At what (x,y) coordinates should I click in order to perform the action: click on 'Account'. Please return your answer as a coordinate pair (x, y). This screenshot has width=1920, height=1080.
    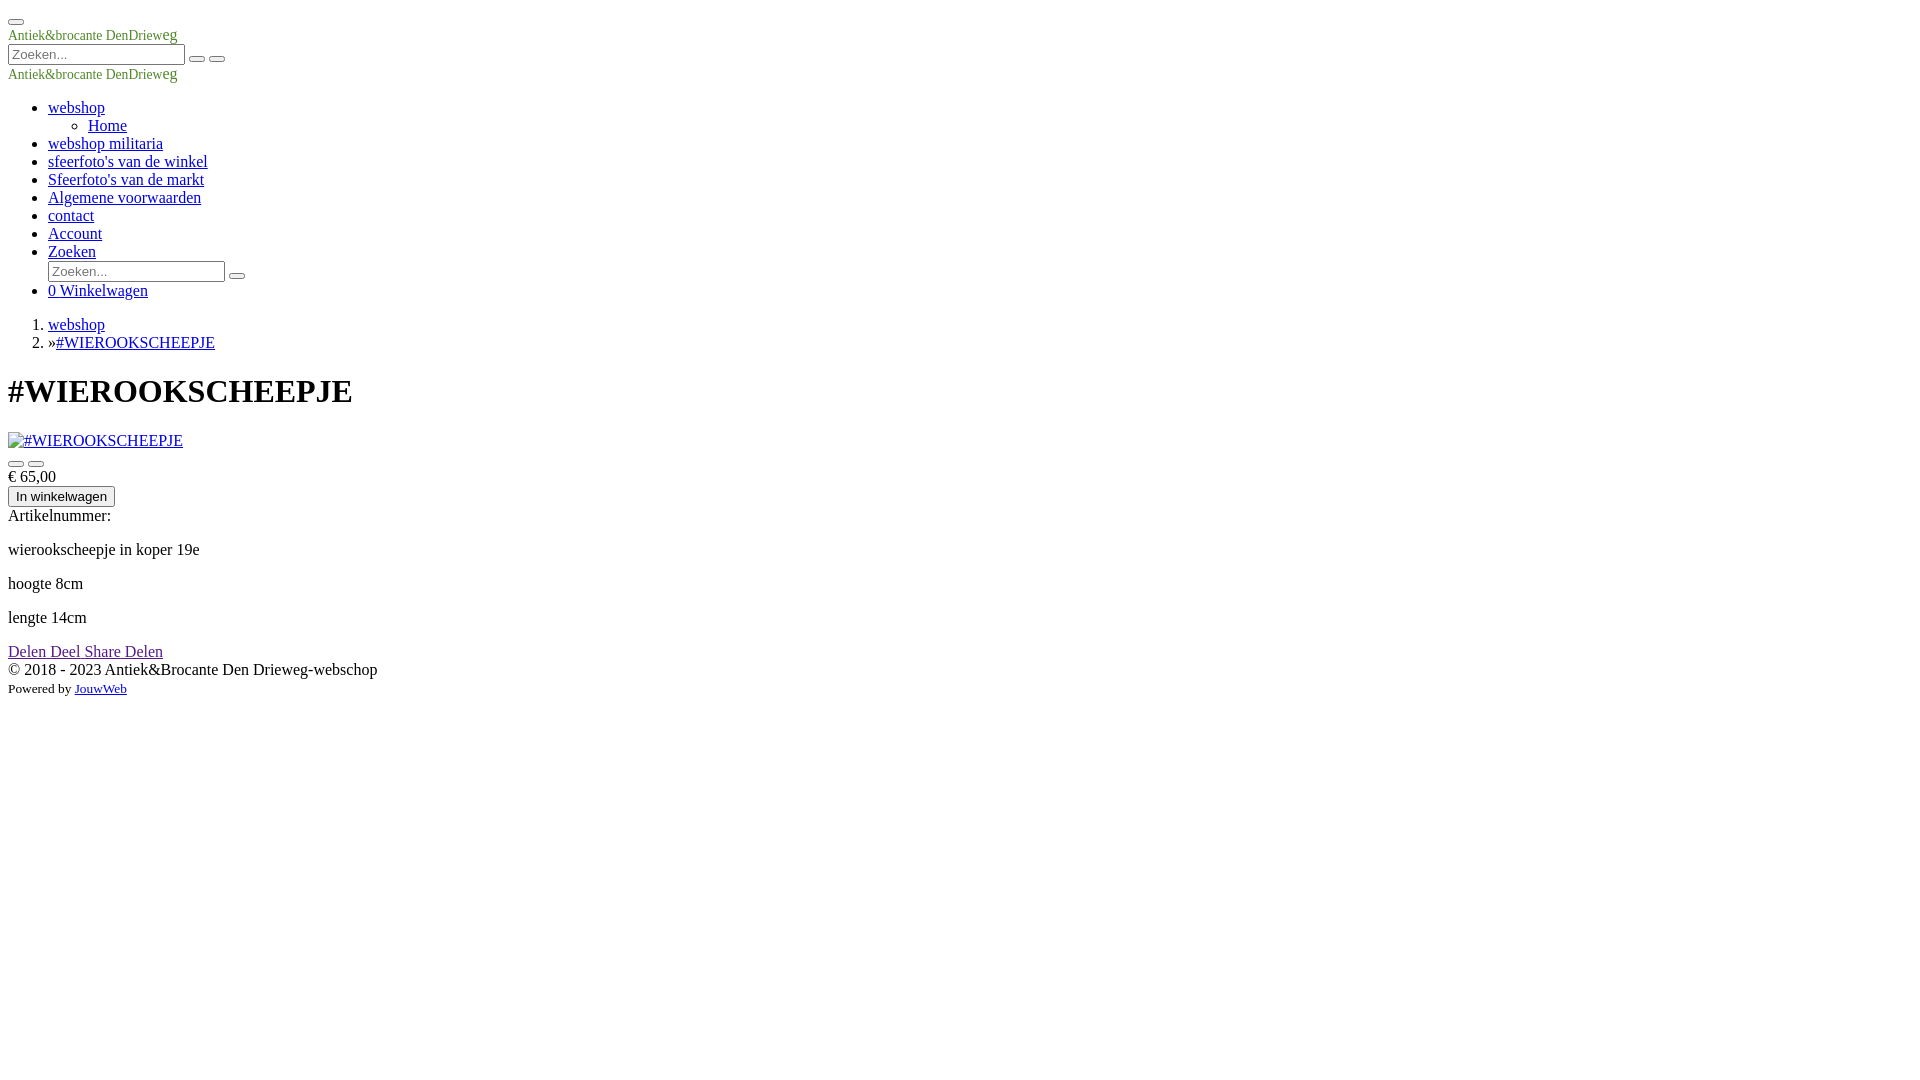
    Looking at the image, I should click on (75, 232).